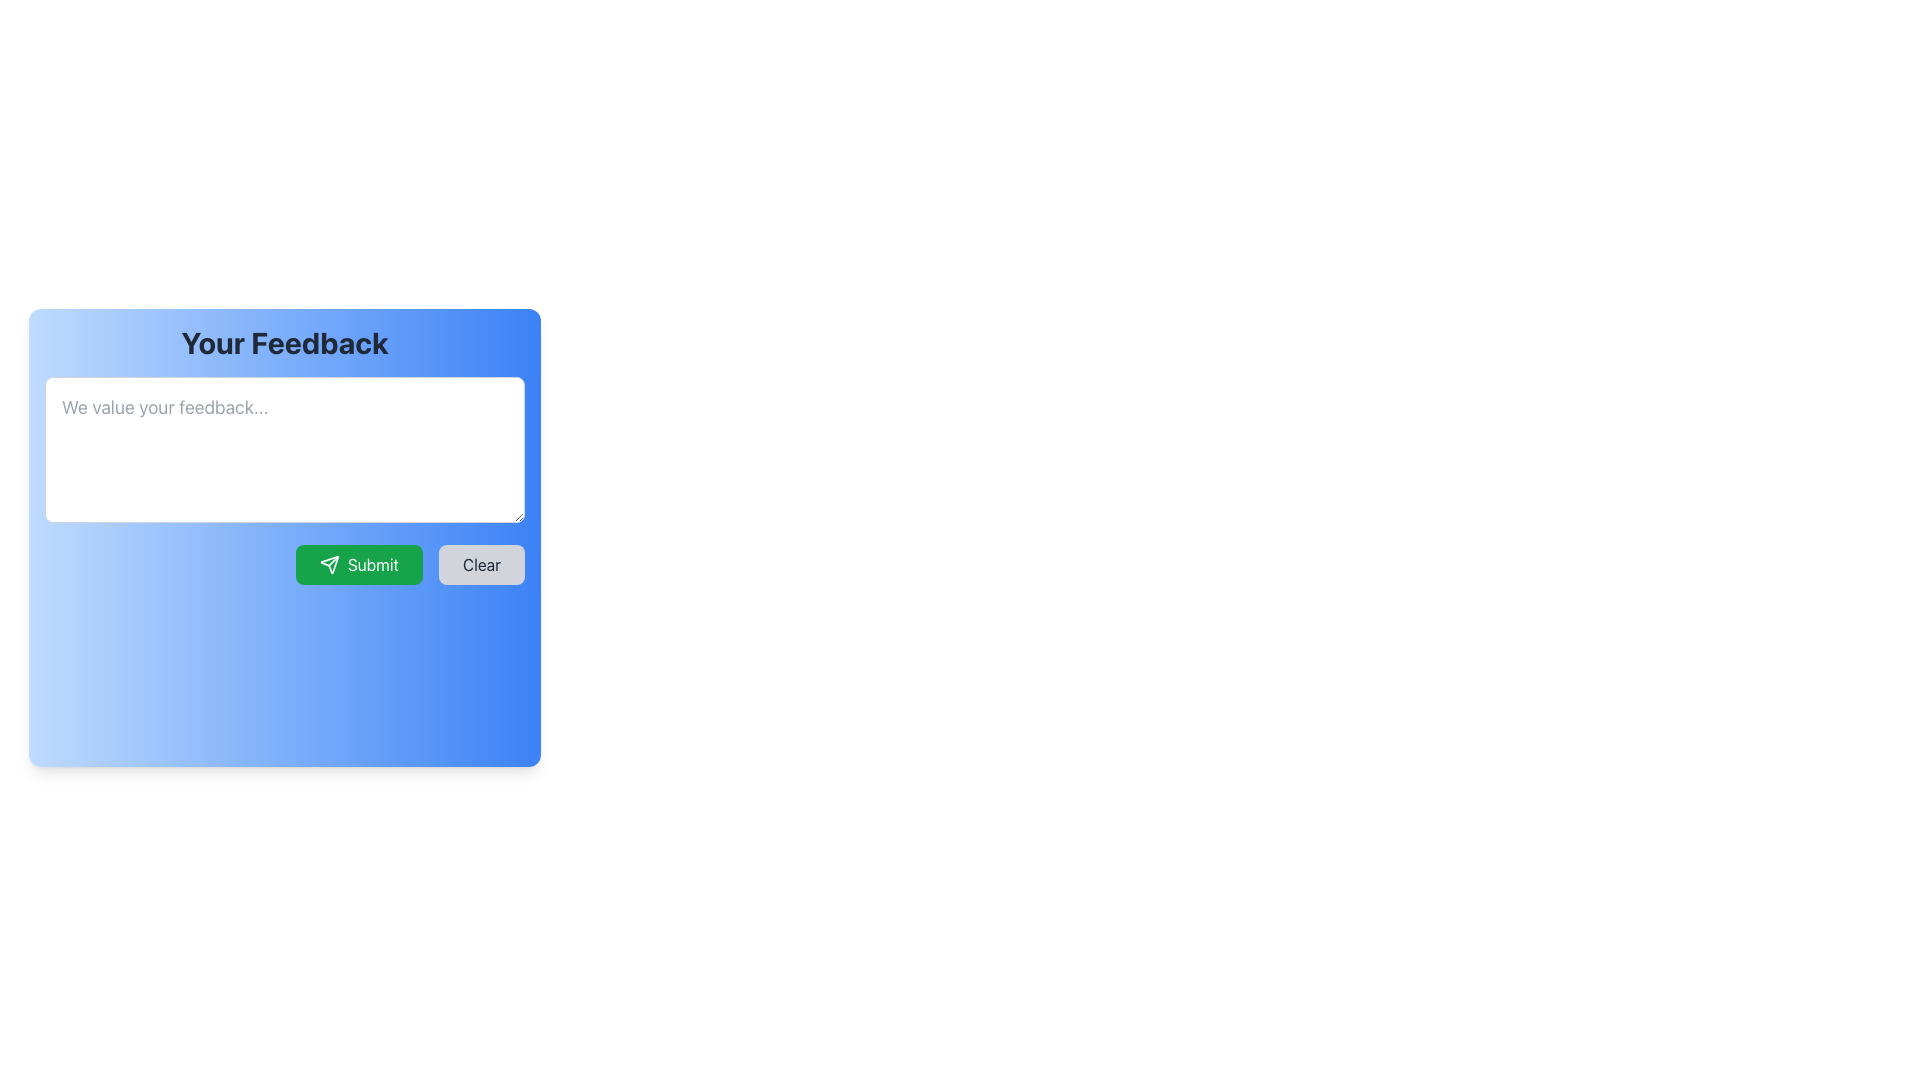 The width and height of the screenshot is (1920, 1080). Describe the element at coordinates (329, 564) in the screenshot. I see `the arrow icon within the green 'Submit' button located at the bottom-left of the feedback form, which visually indicates the action of submitting the form` at that location.